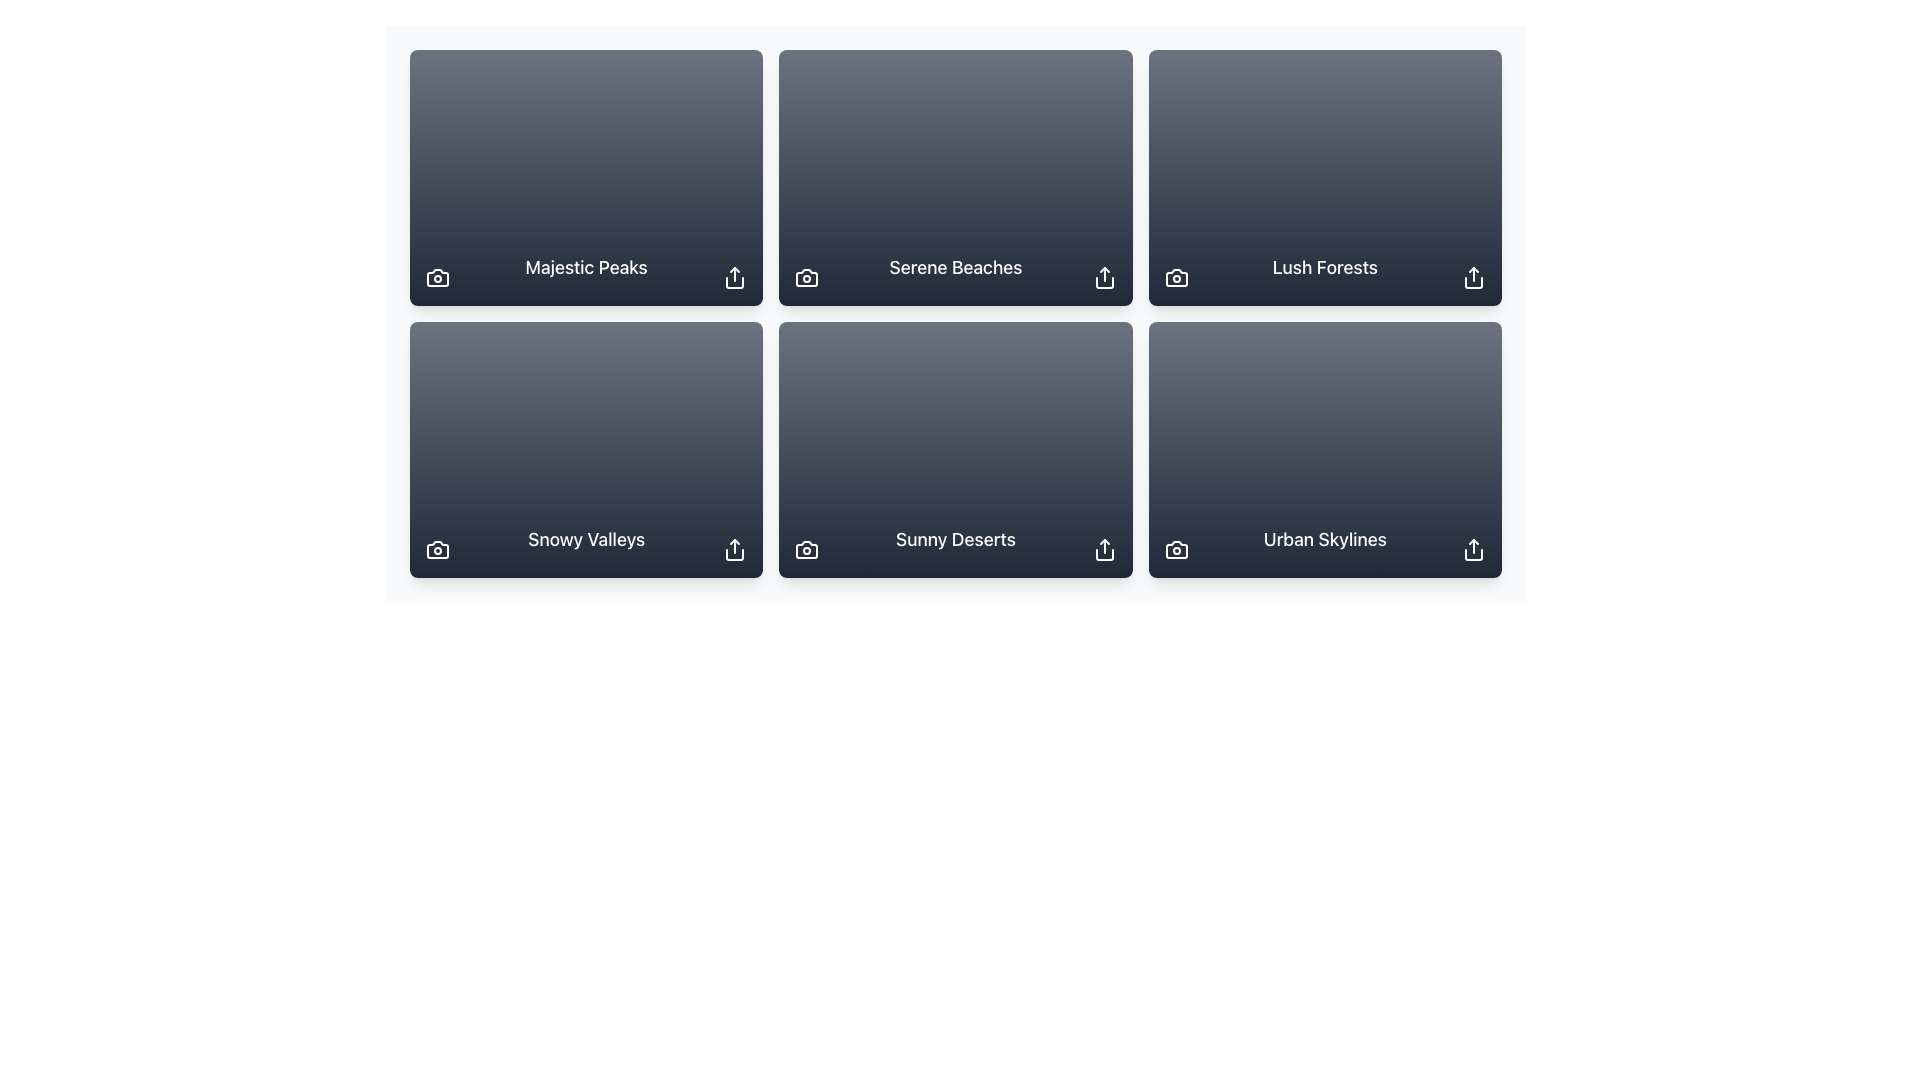  I want to click on text label 'Sunny Deserts' located at the bottom center of the dark card in the second row, third column of a three-by-two grid layout, so click(954, 540).